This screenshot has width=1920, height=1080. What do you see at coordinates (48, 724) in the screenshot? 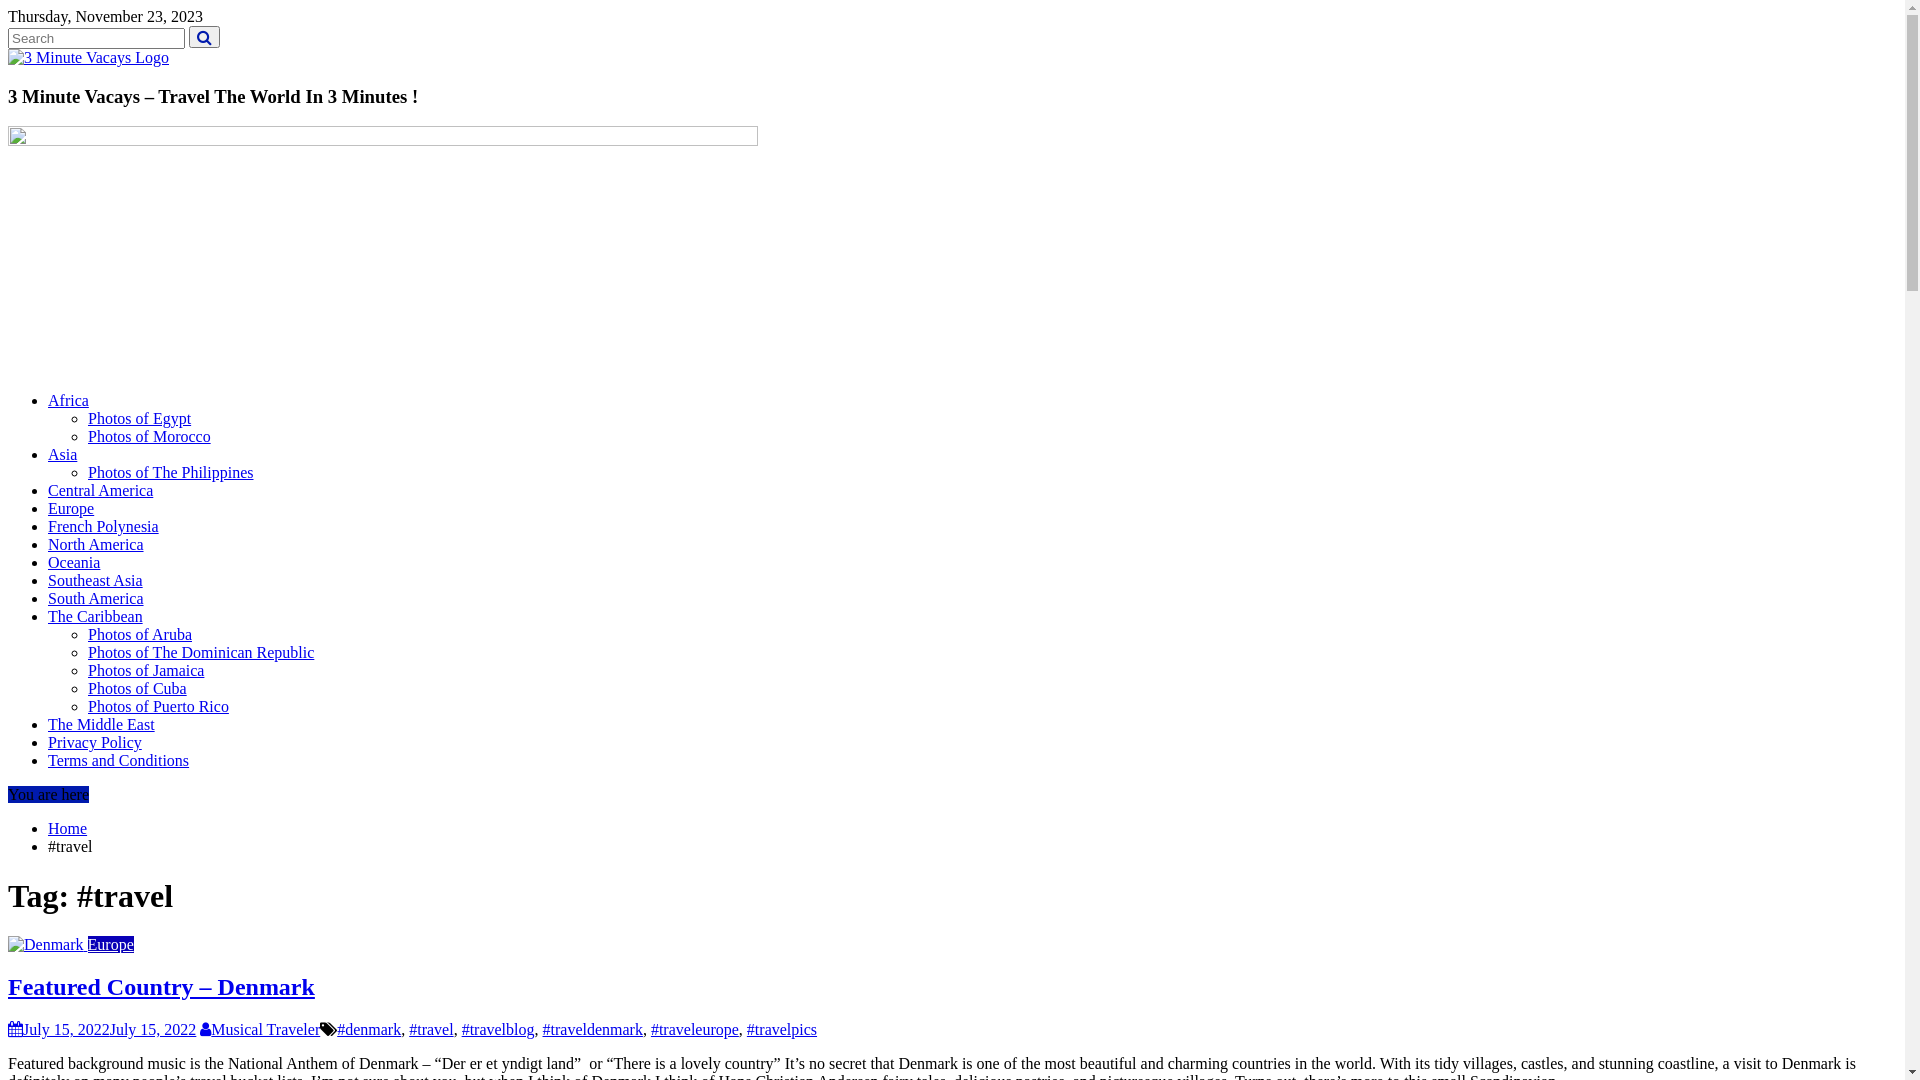
I see `'The Middle East'` at bounding box center [48, 724].